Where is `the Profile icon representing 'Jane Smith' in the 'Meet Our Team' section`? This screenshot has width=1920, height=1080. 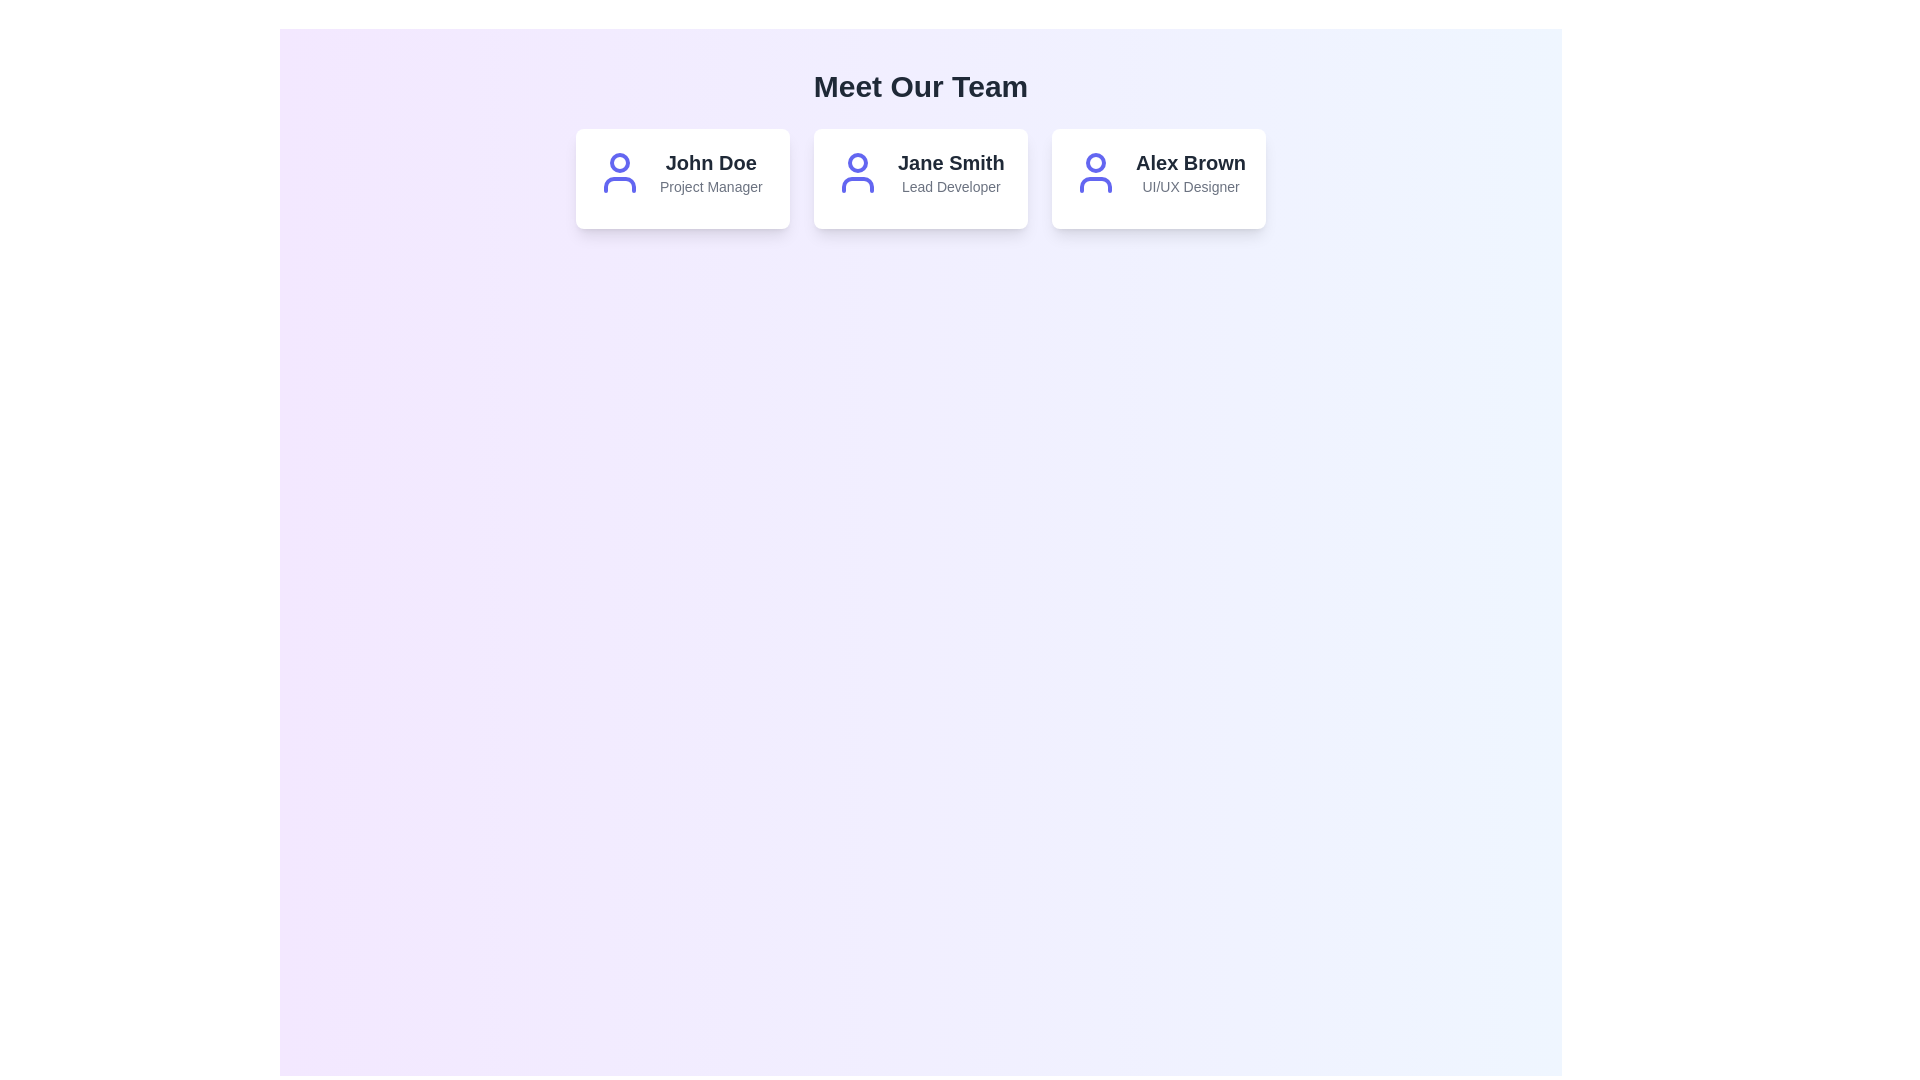
the Profile icon representing 'Jane Smith' in the 'Meet Our Team' section is located at coordinates (858, 172).